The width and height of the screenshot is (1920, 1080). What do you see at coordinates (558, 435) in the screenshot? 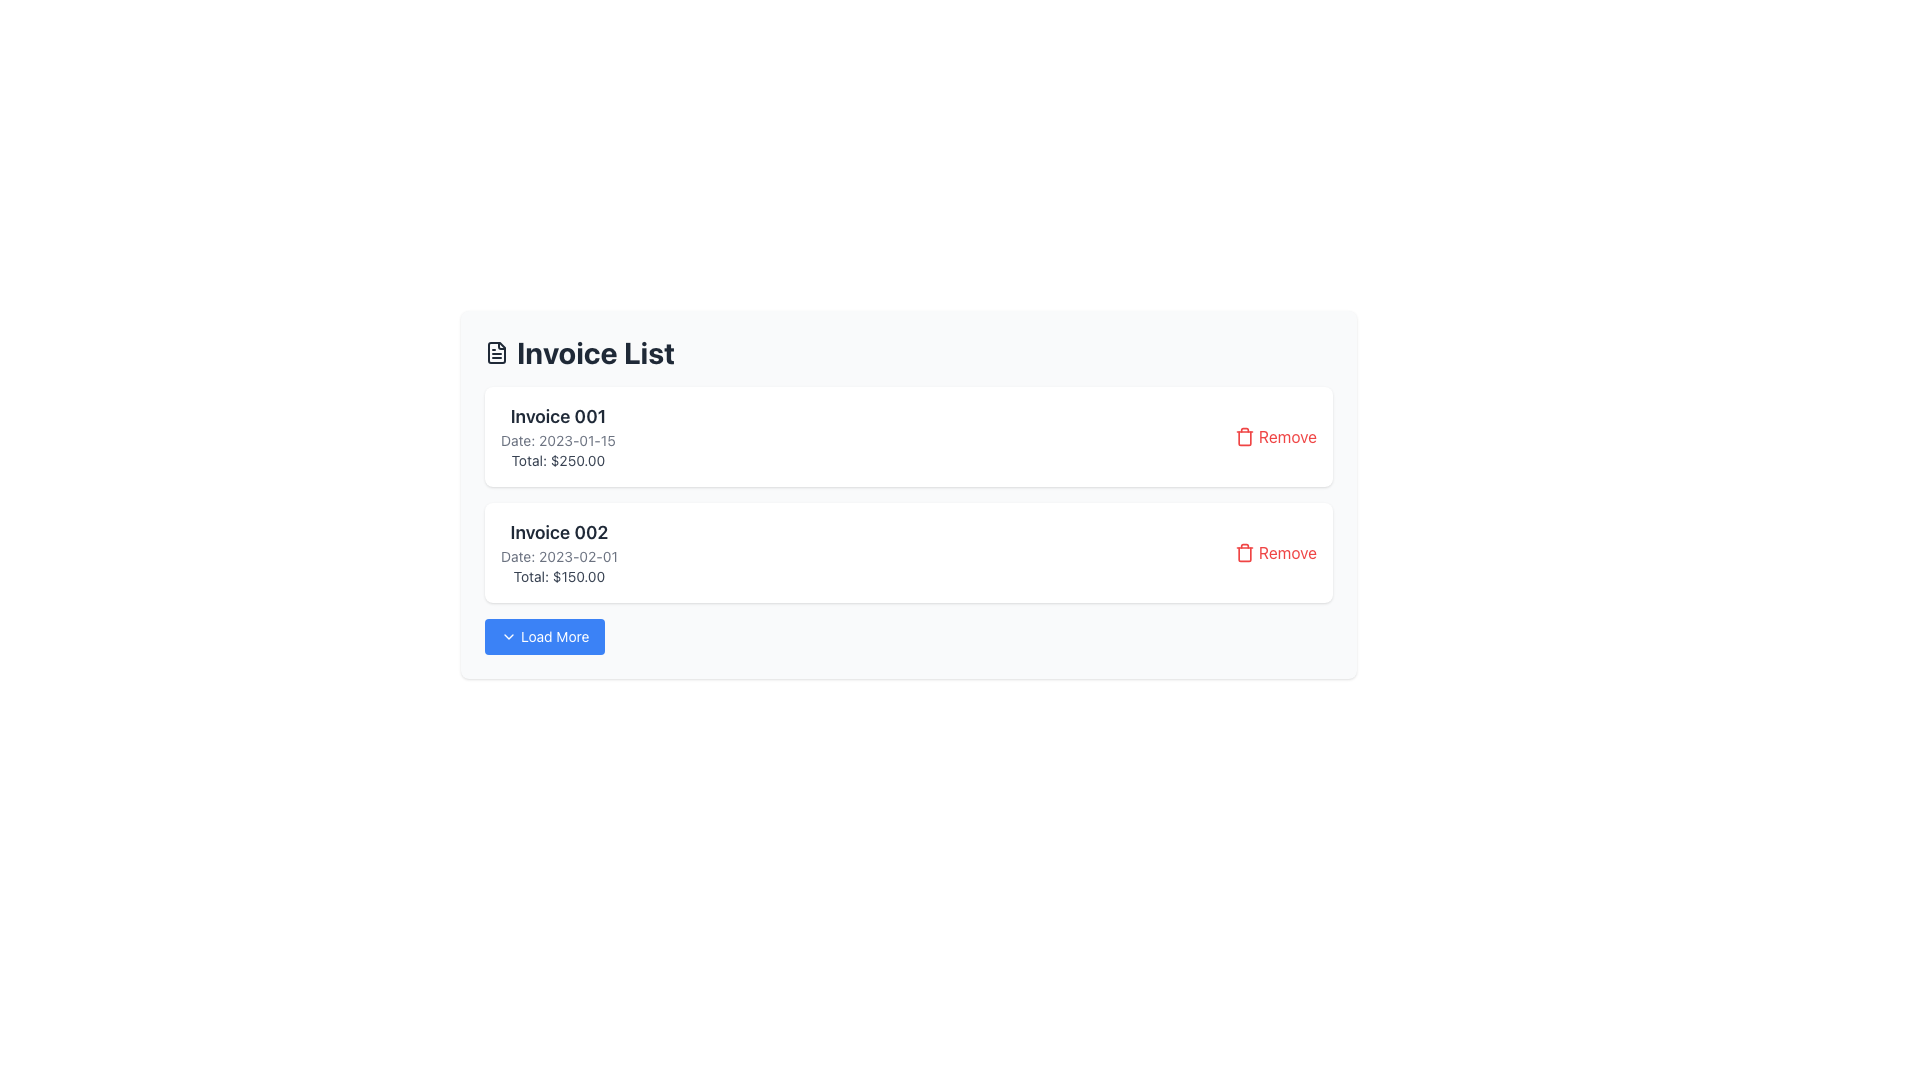
I see `the informational text label that displays the invoice identifier, date, and total amount, located in the upper left of the first invoice card` at bounding box center [558, 435].